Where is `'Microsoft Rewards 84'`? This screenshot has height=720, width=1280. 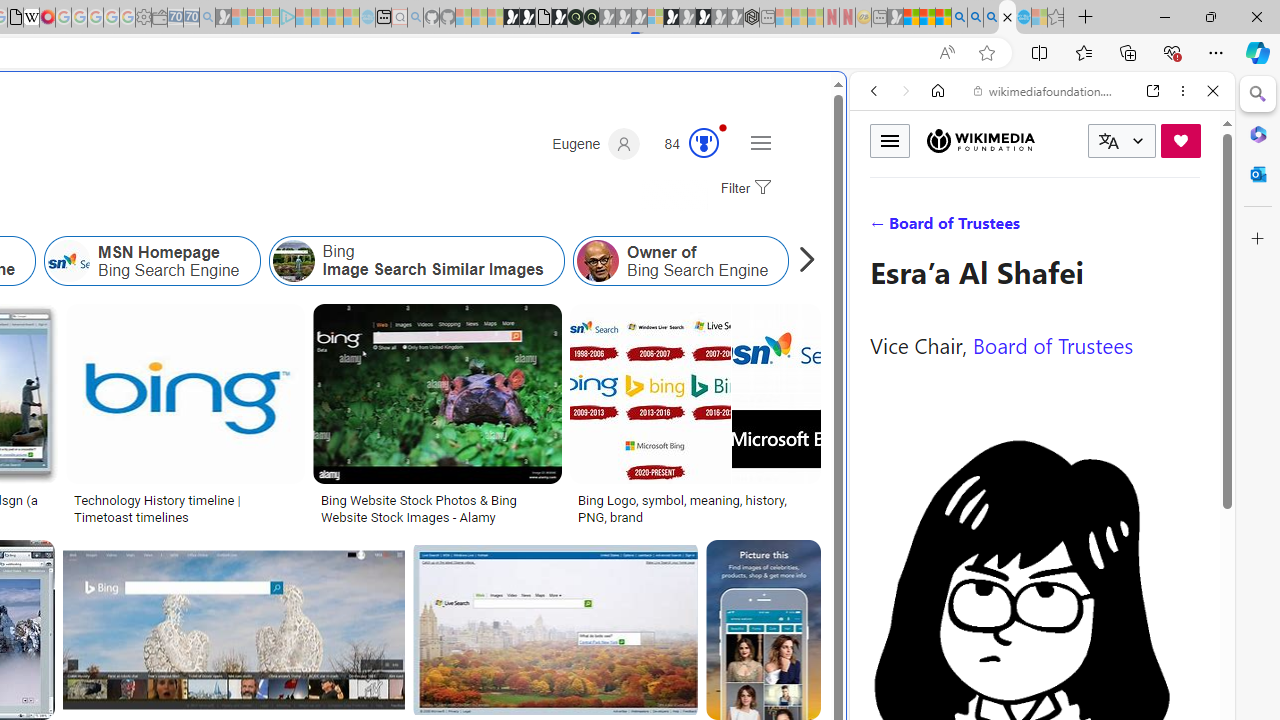
'Microsoft Rewards 84' is located at coordinates (685, 143).